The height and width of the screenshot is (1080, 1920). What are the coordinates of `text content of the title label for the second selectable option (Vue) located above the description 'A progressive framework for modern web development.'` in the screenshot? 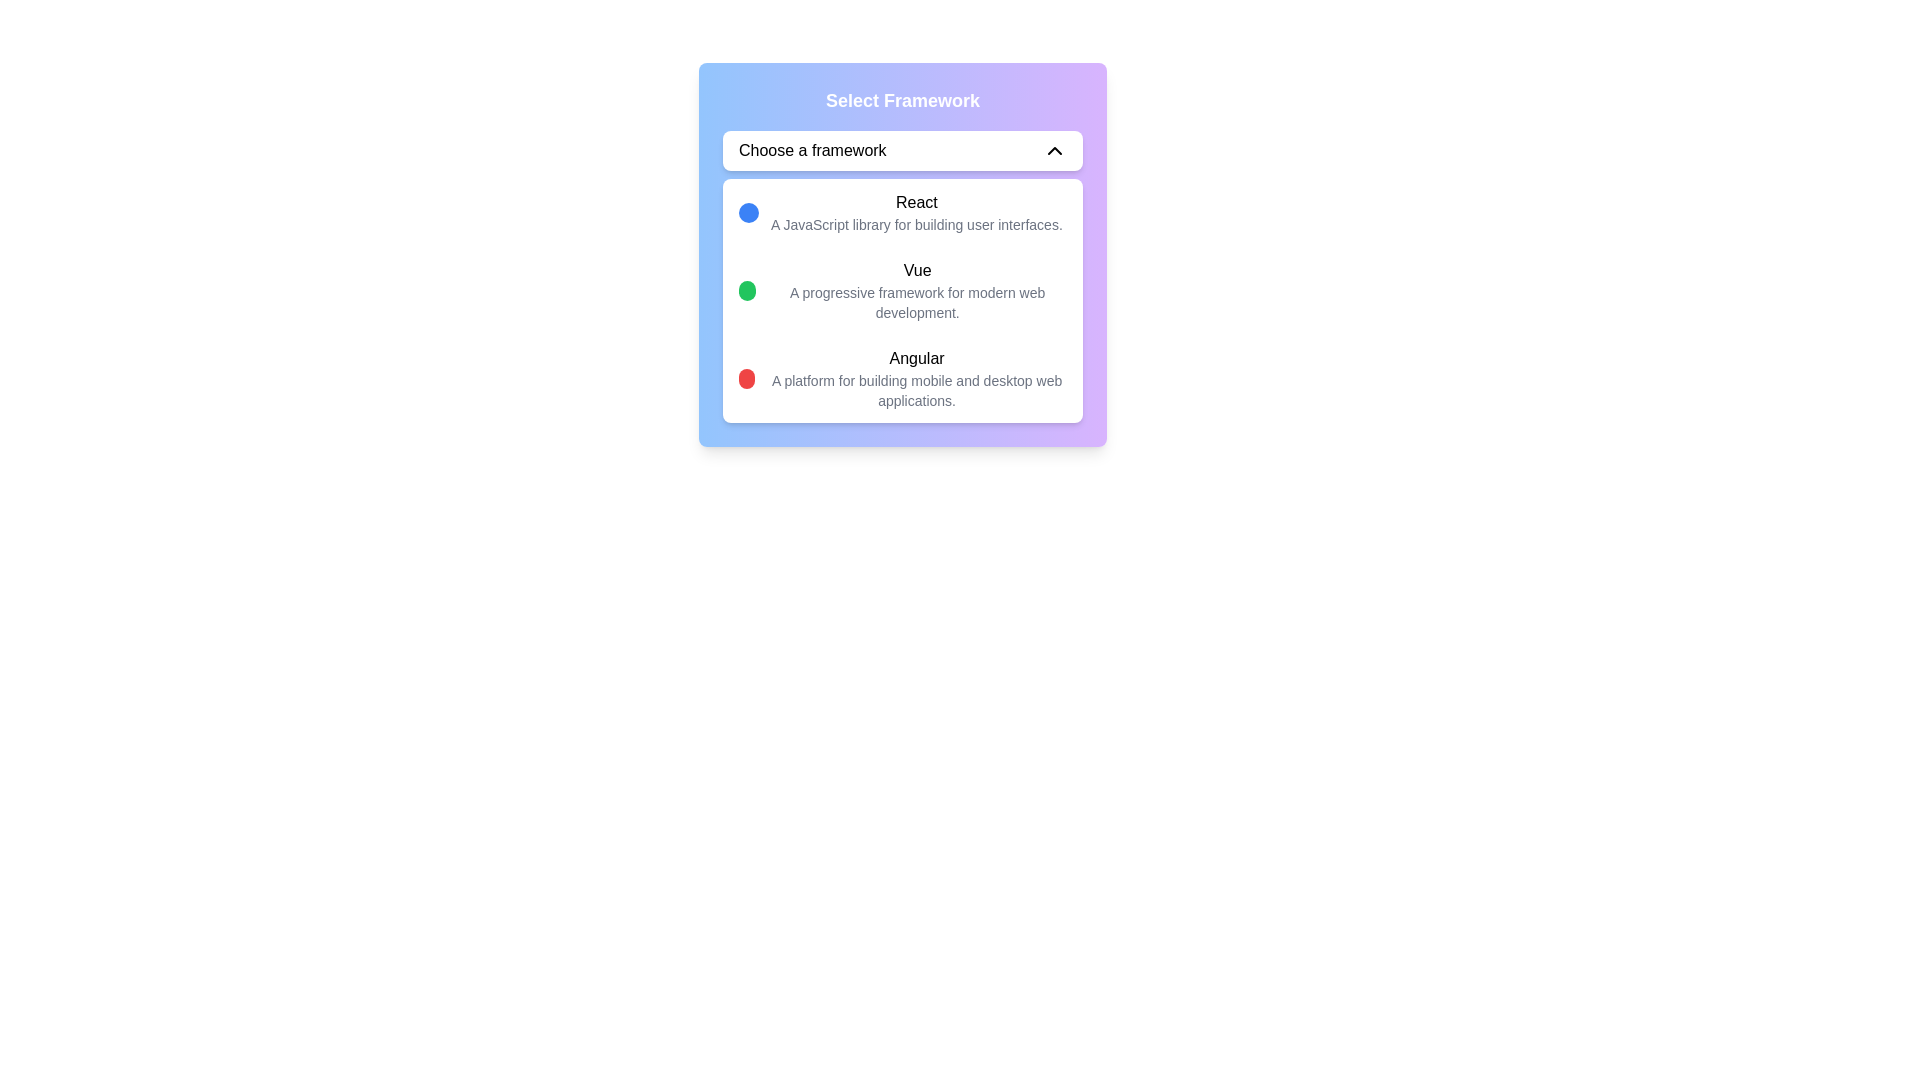 It's located at (916, 270).